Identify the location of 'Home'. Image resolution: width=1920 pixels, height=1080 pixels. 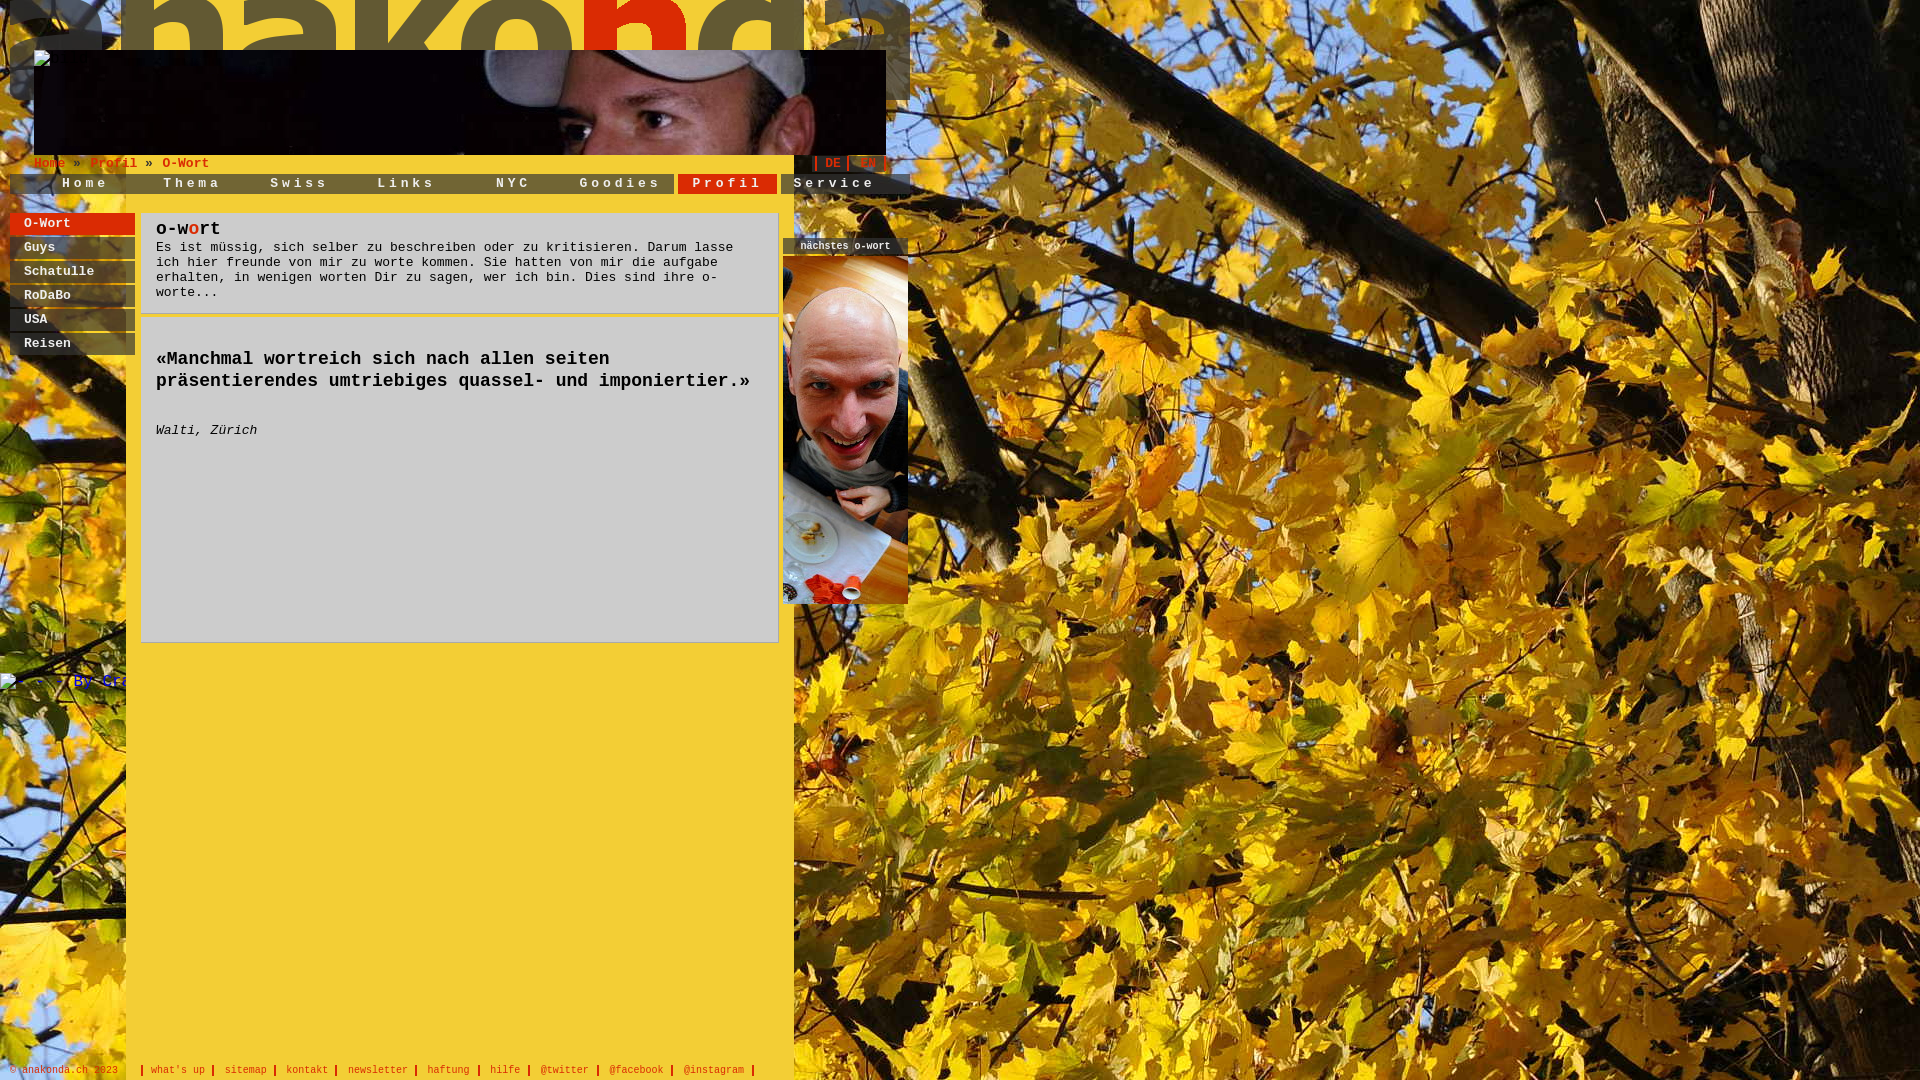
(53, 162).